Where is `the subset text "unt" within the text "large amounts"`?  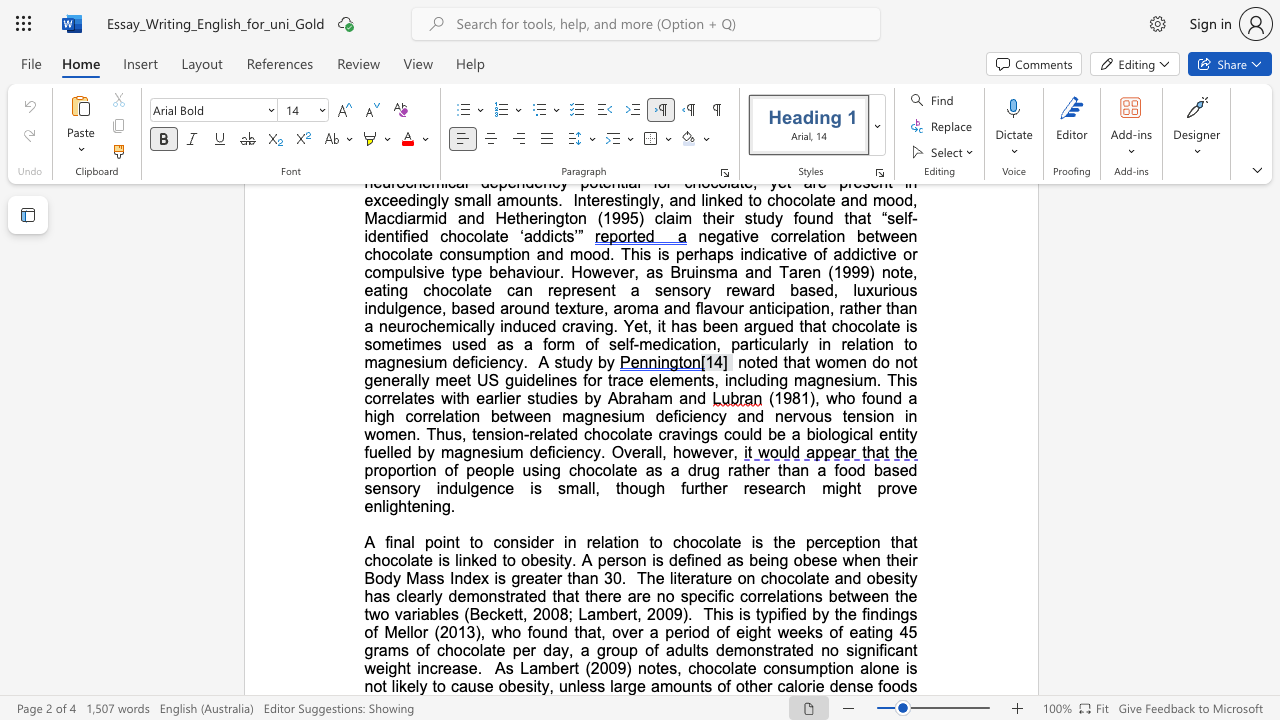 the subset text "unt" within the text "large amounts" is located at coordinates (682, 685).